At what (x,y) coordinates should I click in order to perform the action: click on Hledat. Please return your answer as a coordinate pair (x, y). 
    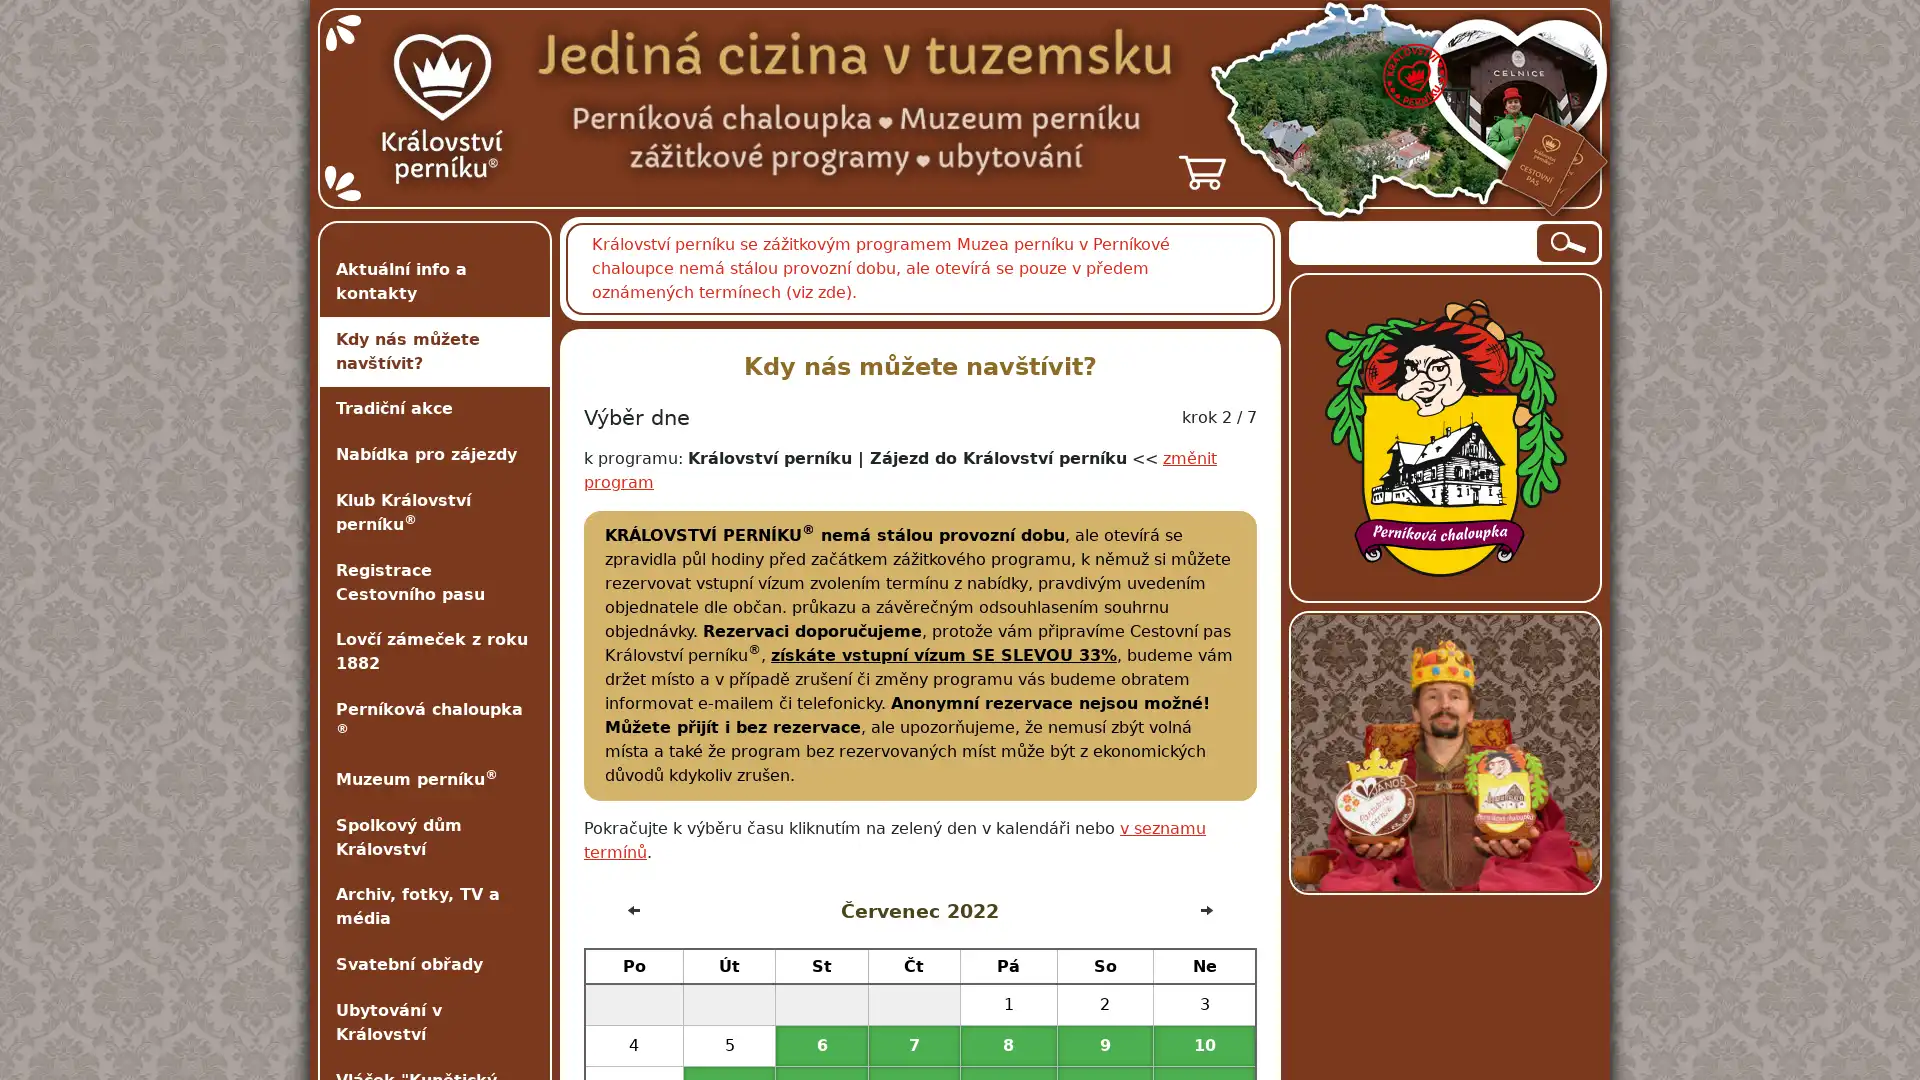
    Looking at the image, I should click on (1567, 242).